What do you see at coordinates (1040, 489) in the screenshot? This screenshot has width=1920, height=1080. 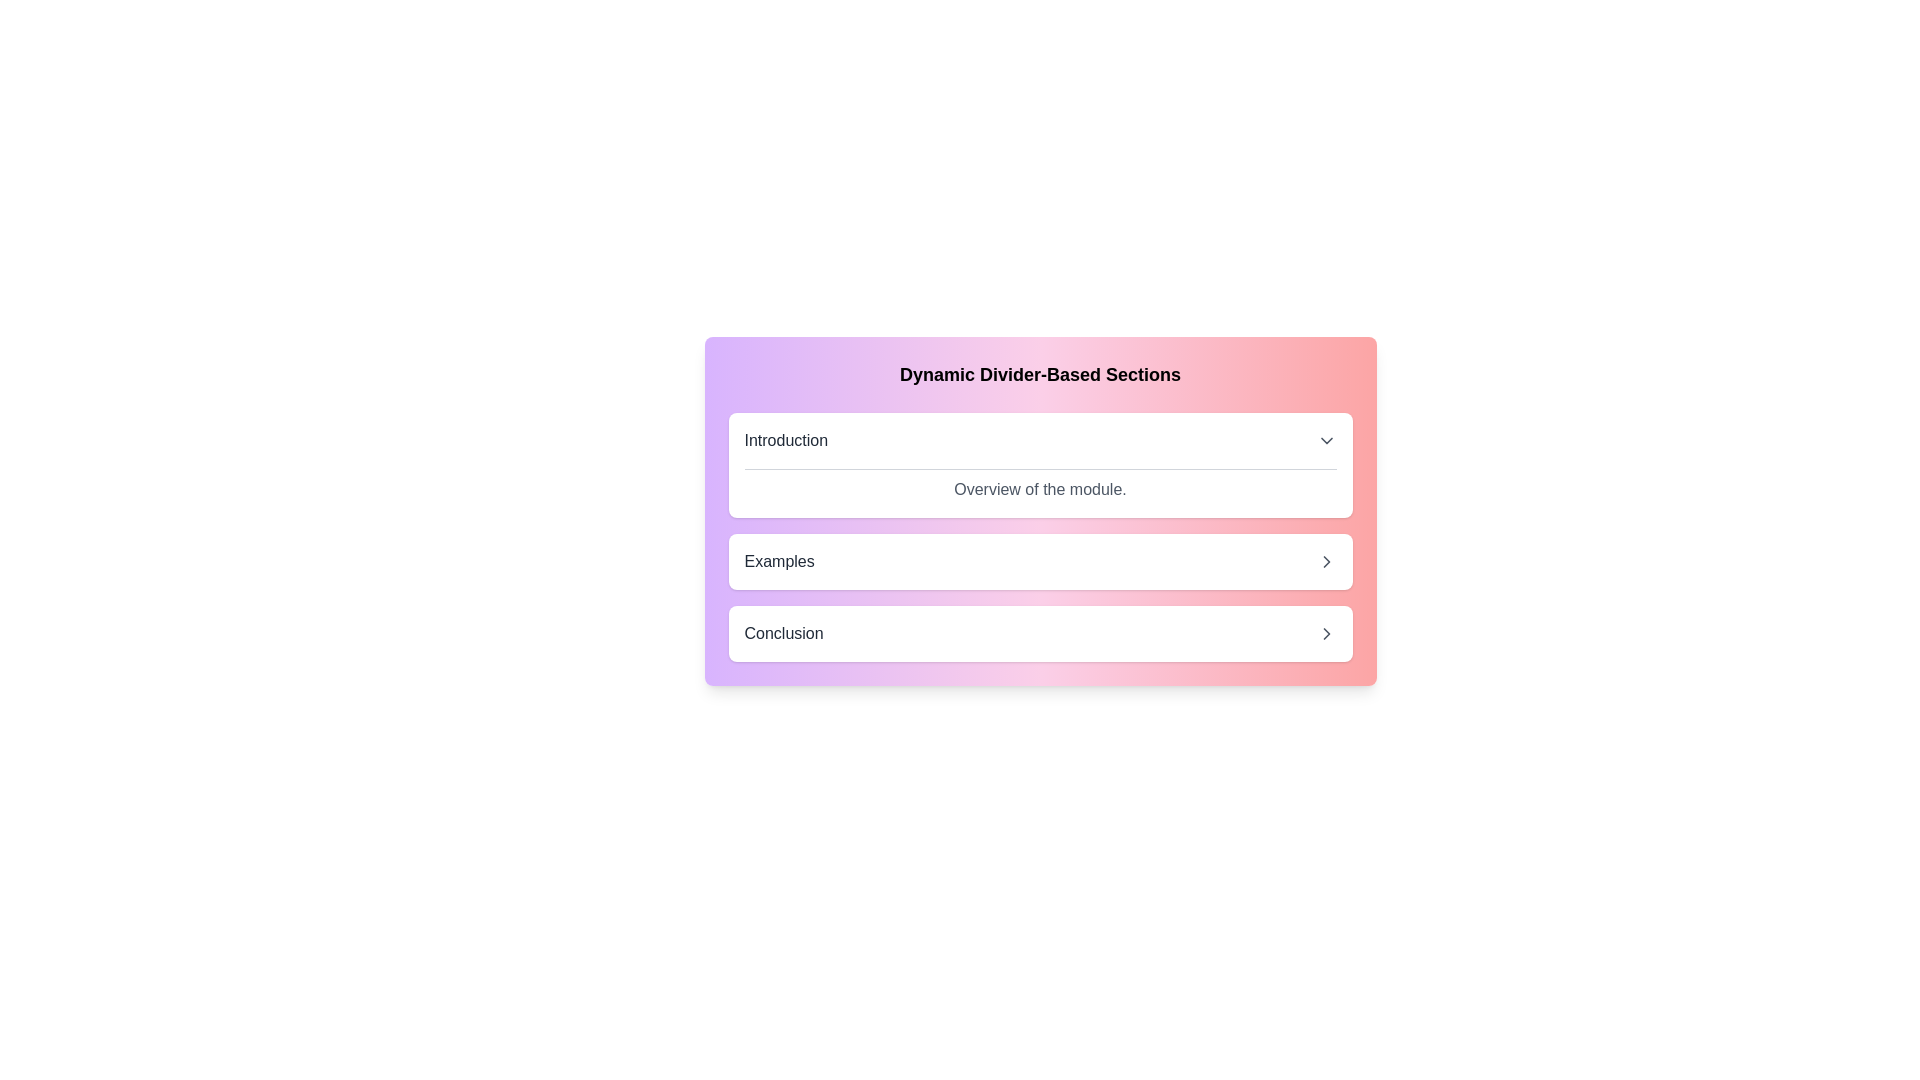 I see `the text label that reads 'Overview of the module.' which is styled in gray and positioned below a dividing line in the card-like section` at bounding box center [1040, 489].